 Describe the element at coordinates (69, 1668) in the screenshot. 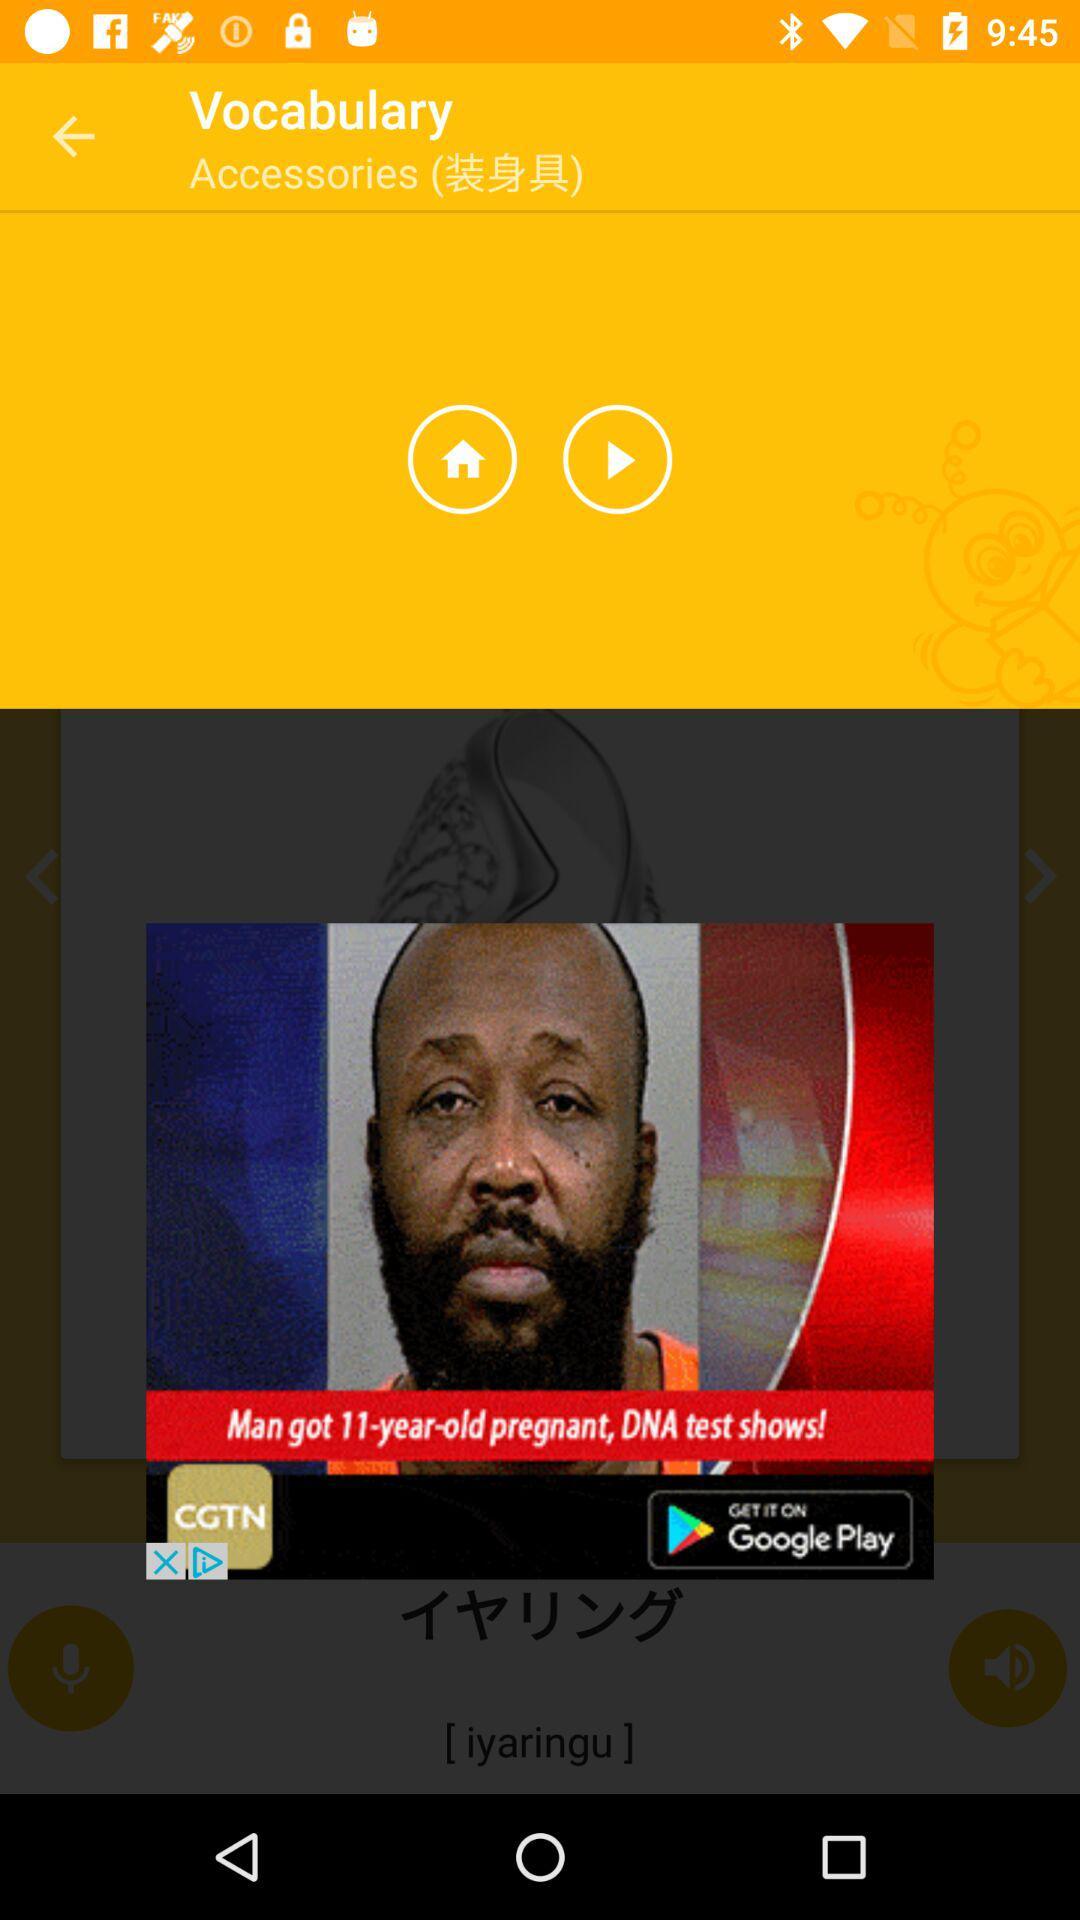

I see `the microphone icon` at that location.